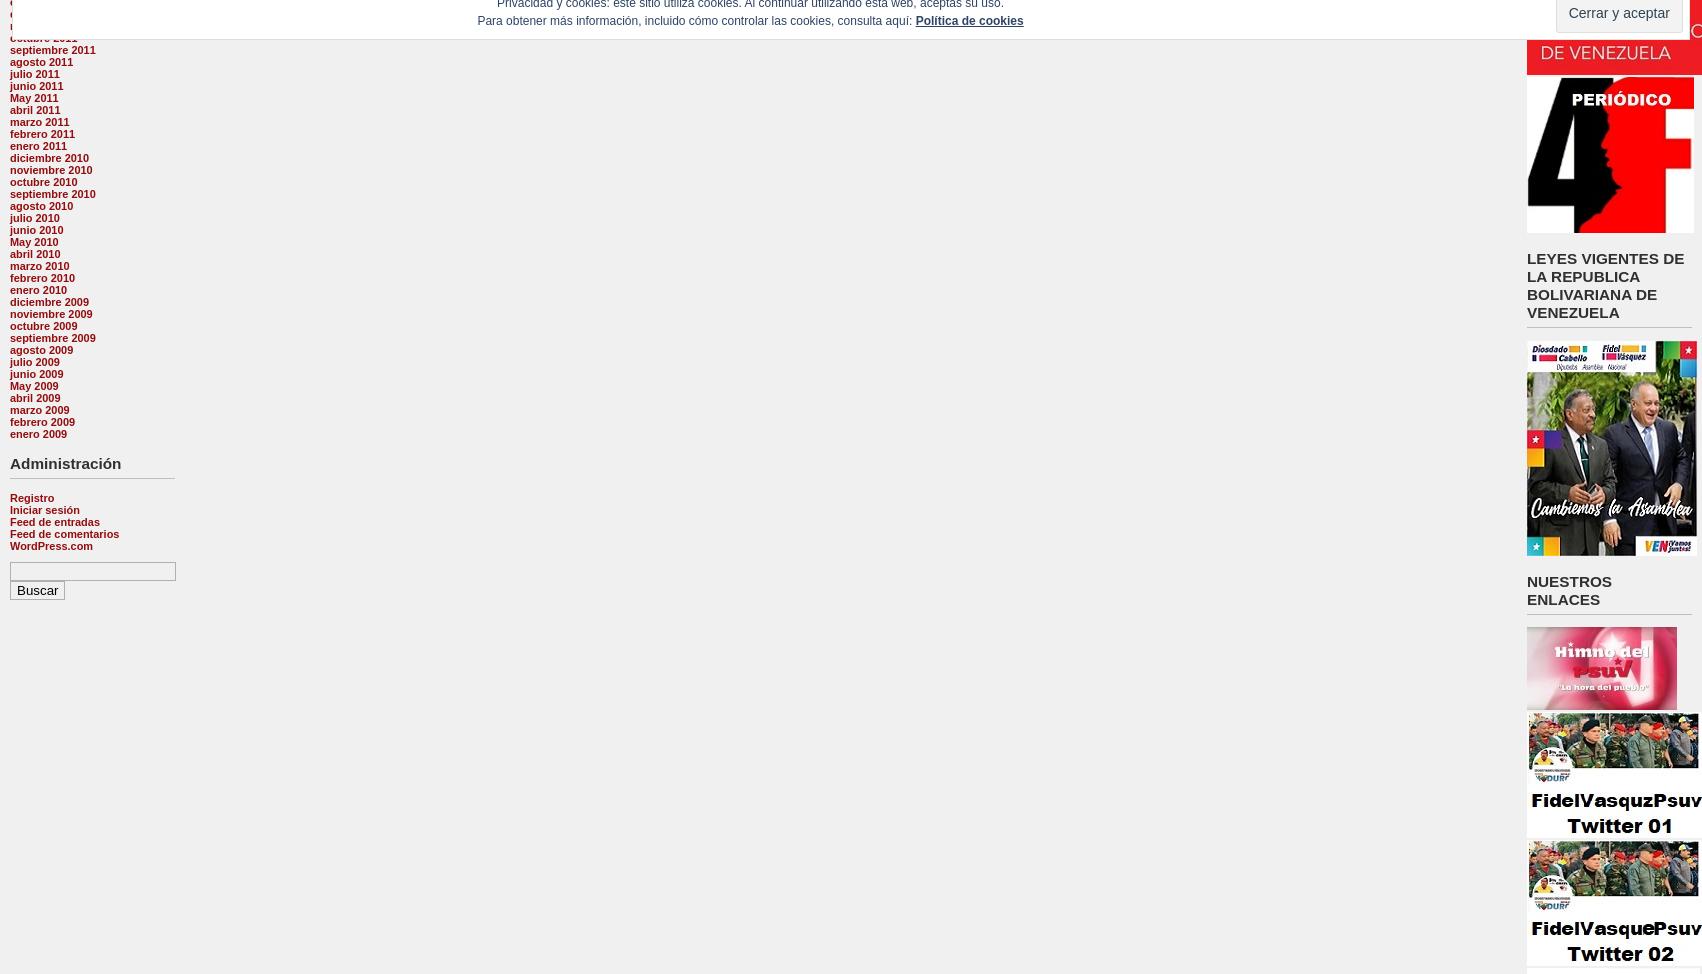  What do you see at coordinates (38, 288) in the screenshot?
I see `'enero 2010'` at bounding box center [38, 288].